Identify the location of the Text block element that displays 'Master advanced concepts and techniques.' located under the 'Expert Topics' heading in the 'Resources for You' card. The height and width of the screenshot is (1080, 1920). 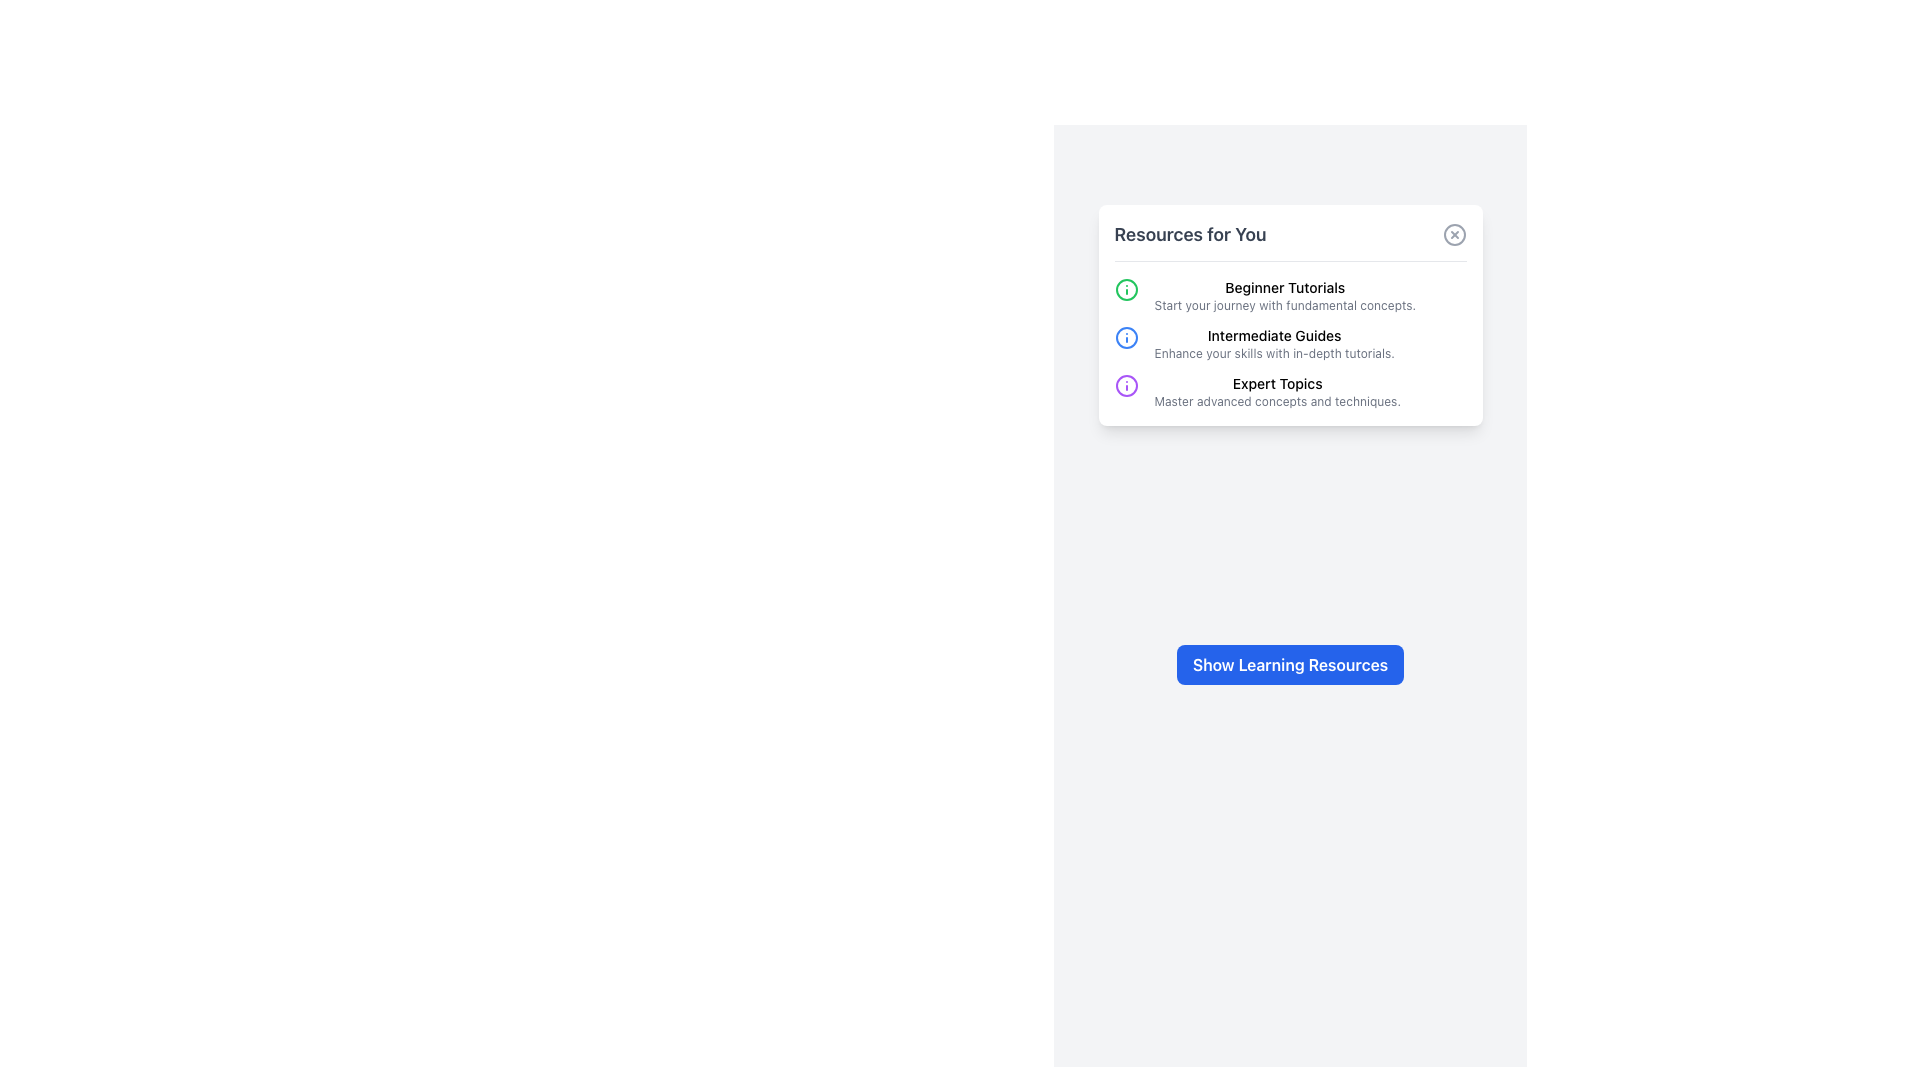
(1276, 401).